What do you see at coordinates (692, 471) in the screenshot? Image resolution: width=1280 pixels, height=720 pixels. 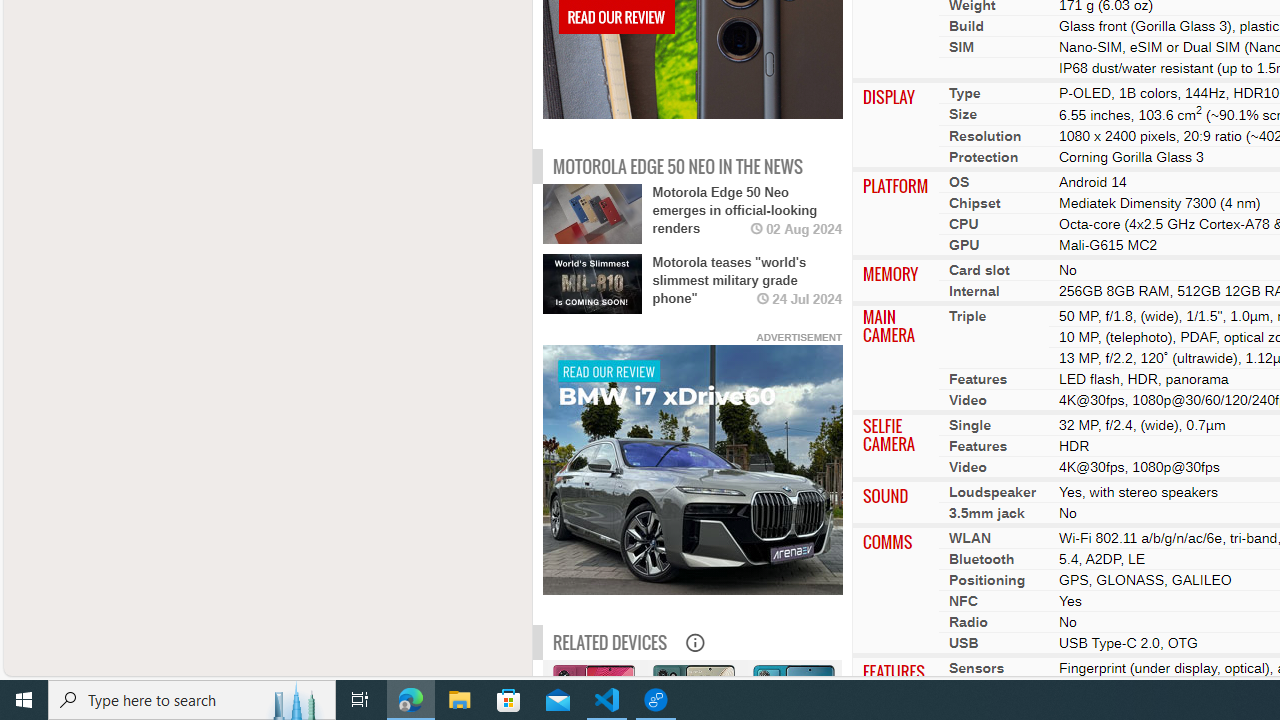 I see `'To get missing image descriptions, open the context menu.'` at bounding box center [692, 471].